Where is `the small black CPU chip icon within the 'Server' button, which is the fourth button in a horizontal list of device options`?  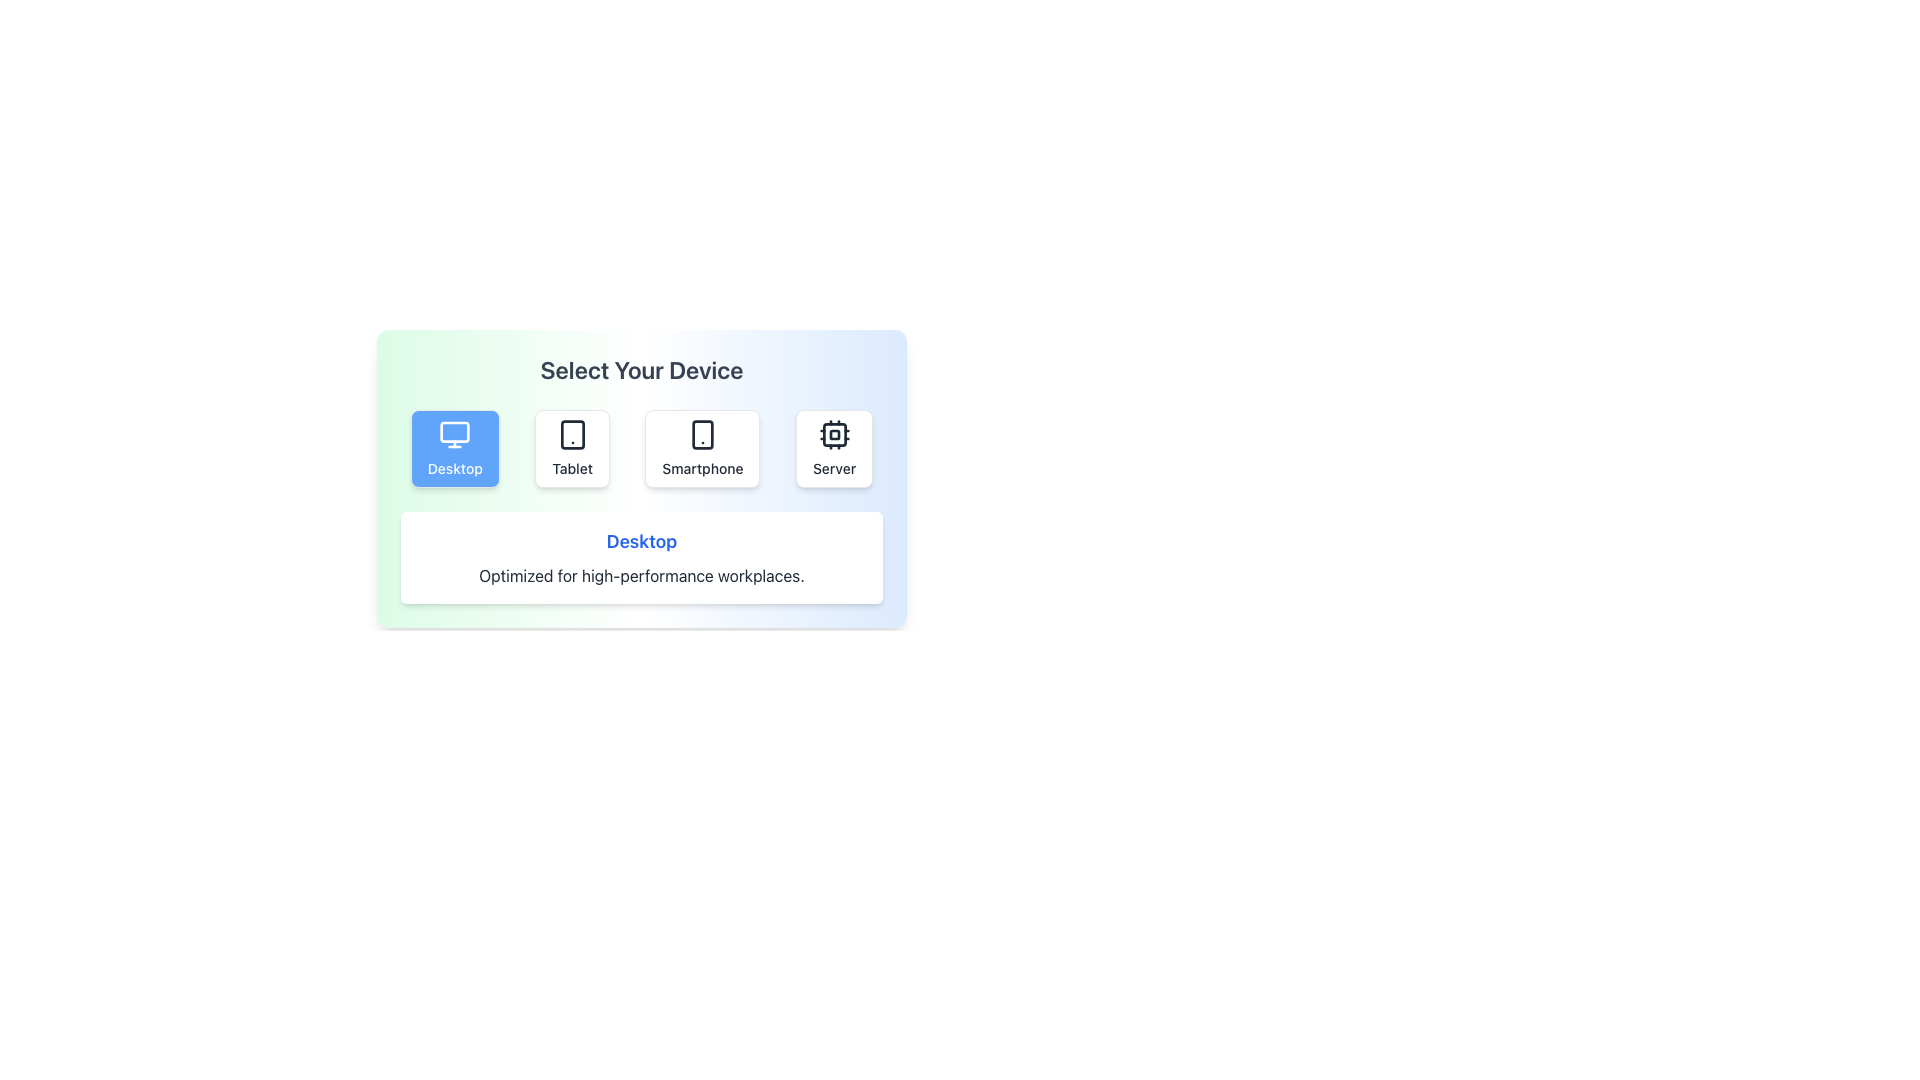
the small black CPU chip icon within the 'Server' button, which is the fourth button in a horizontal list of device options is located at coordinates (834, 434).